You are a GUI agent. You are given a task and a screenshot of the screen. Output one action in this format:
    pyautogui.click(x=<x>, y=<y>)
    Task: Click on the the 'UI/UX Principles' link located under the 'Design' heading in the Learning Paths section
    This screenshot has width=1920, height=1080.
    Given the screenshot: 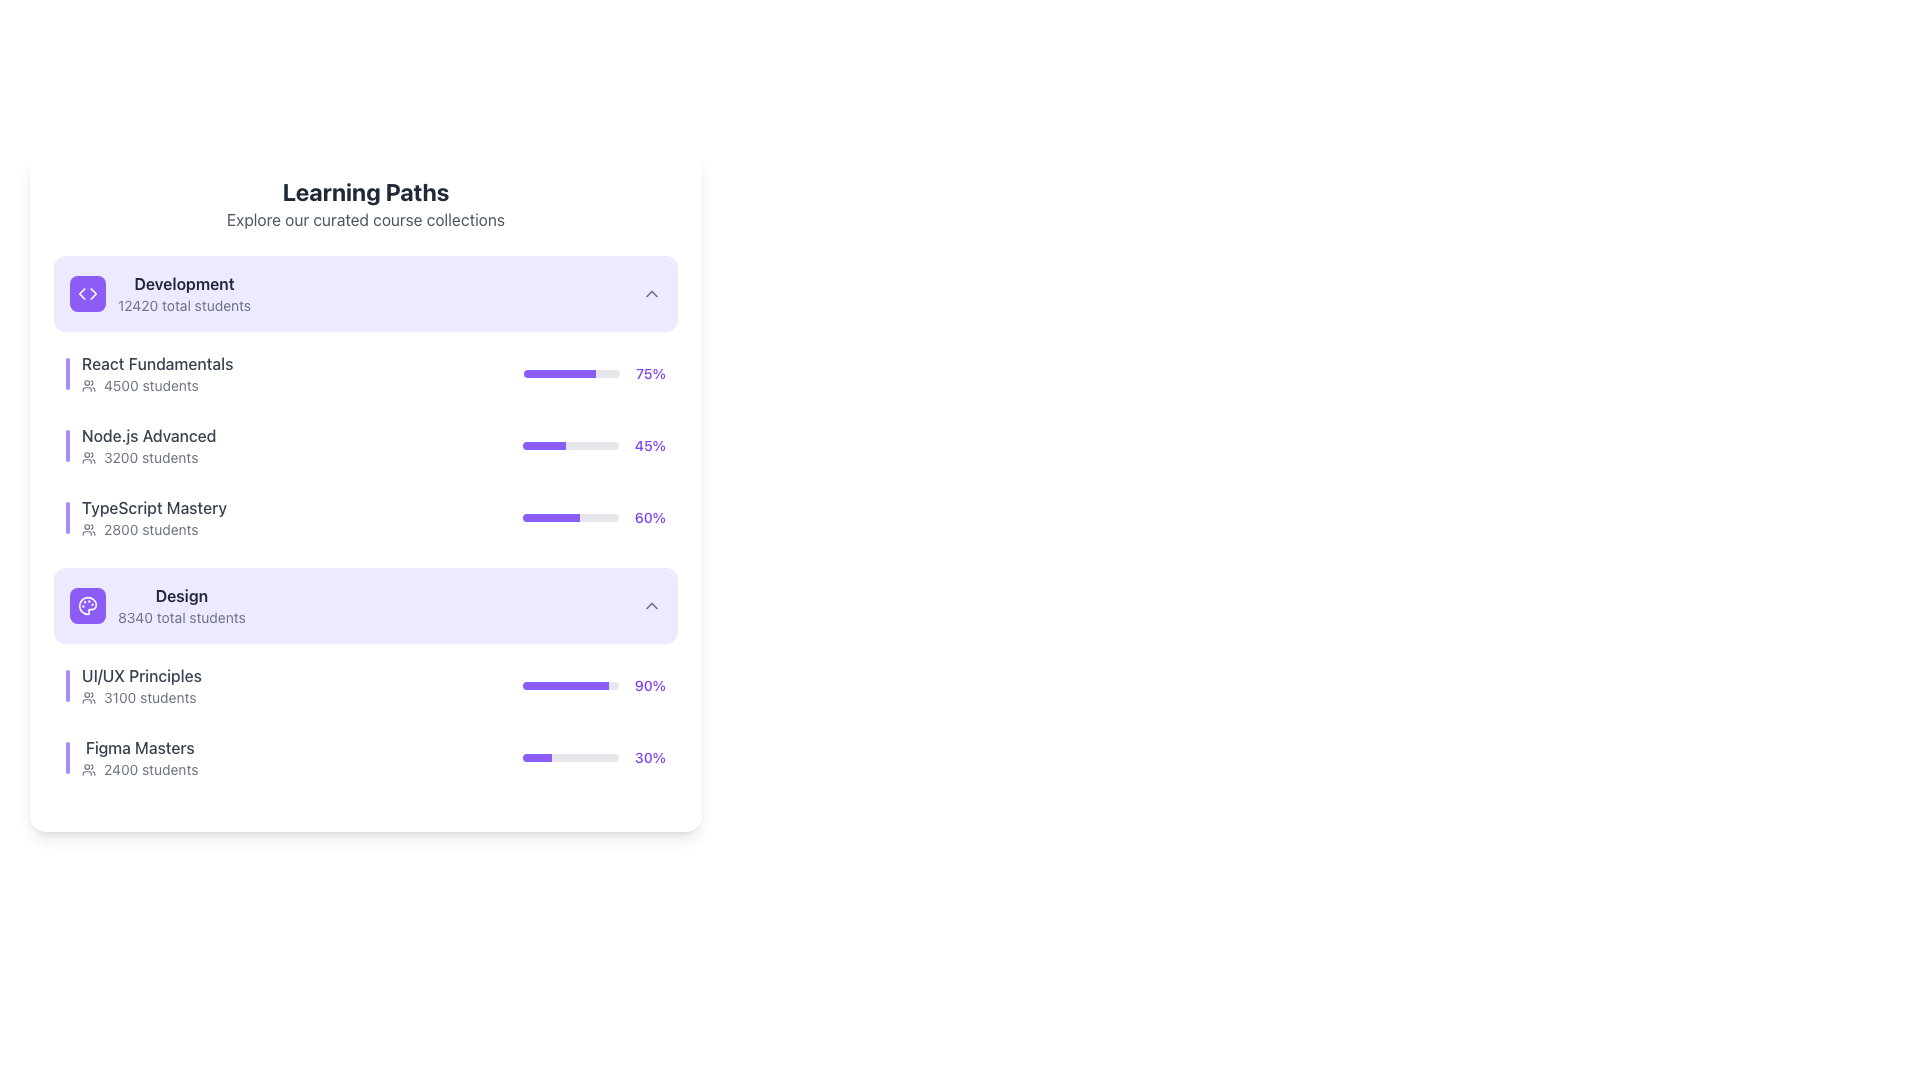 What is the action you would take?
    pyautogui.click(x=133, y=685)
    